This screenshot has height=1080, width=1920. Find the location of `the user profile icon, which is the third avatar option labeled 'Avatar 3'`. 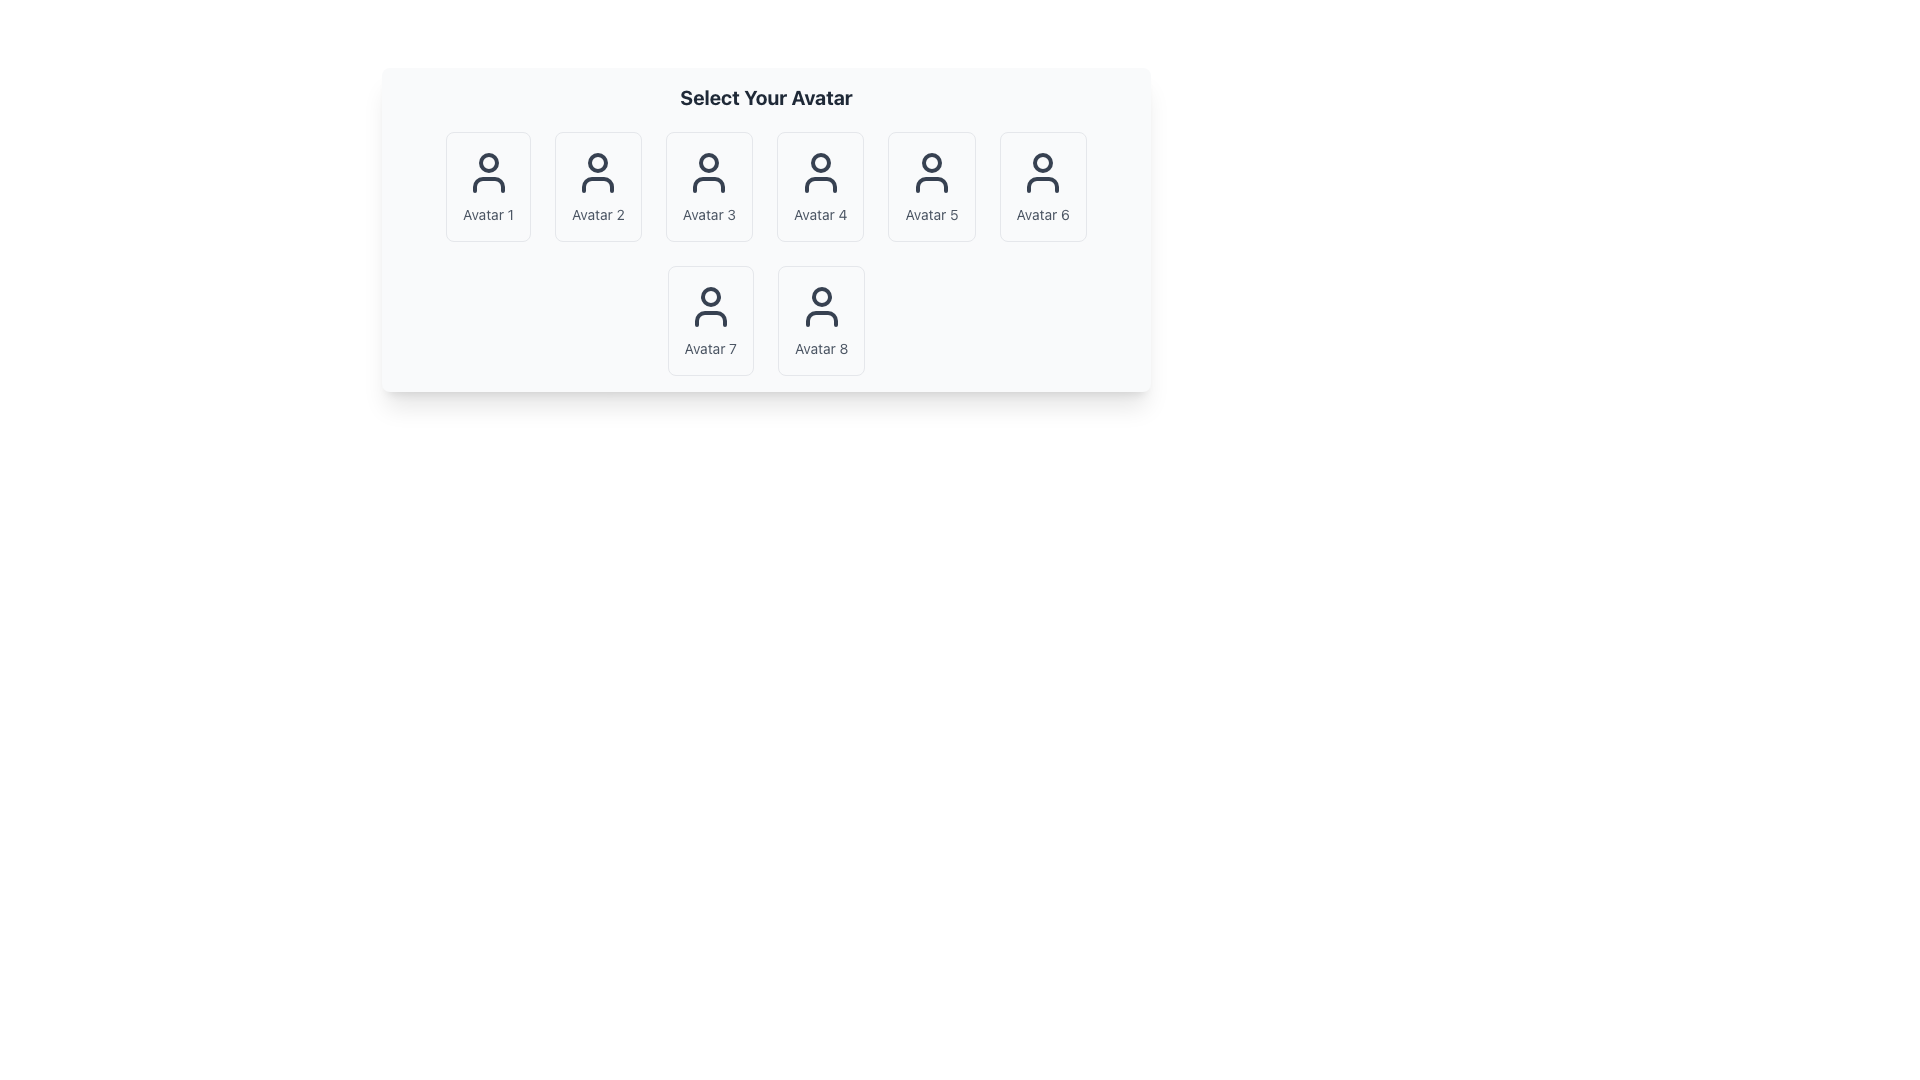

the user profile icon, which is the third avatar option labeled 'Avatar 3' is located at coordinates (709, 172).